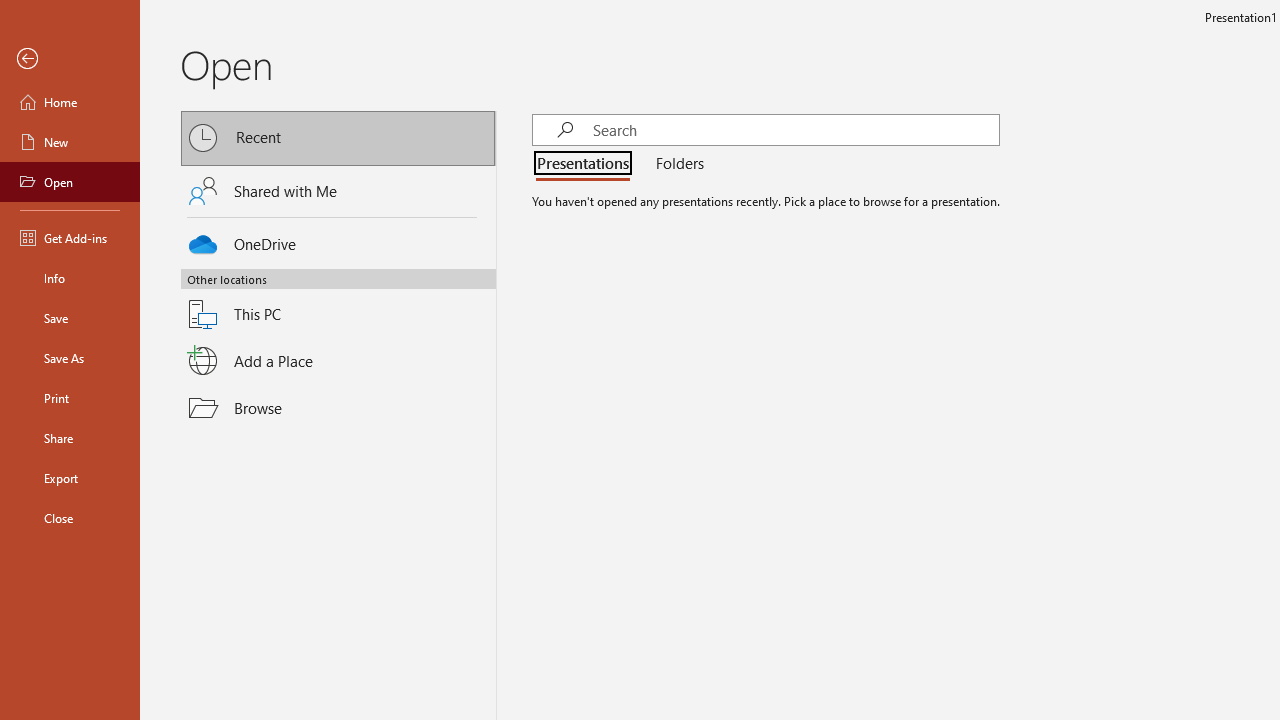 Image resolution: width=1280 pixels, height=720 pixels. What do you see at coordinates (338, 406) in the screenshot?
I see `'Browse'` at bounding box center [338, 406].